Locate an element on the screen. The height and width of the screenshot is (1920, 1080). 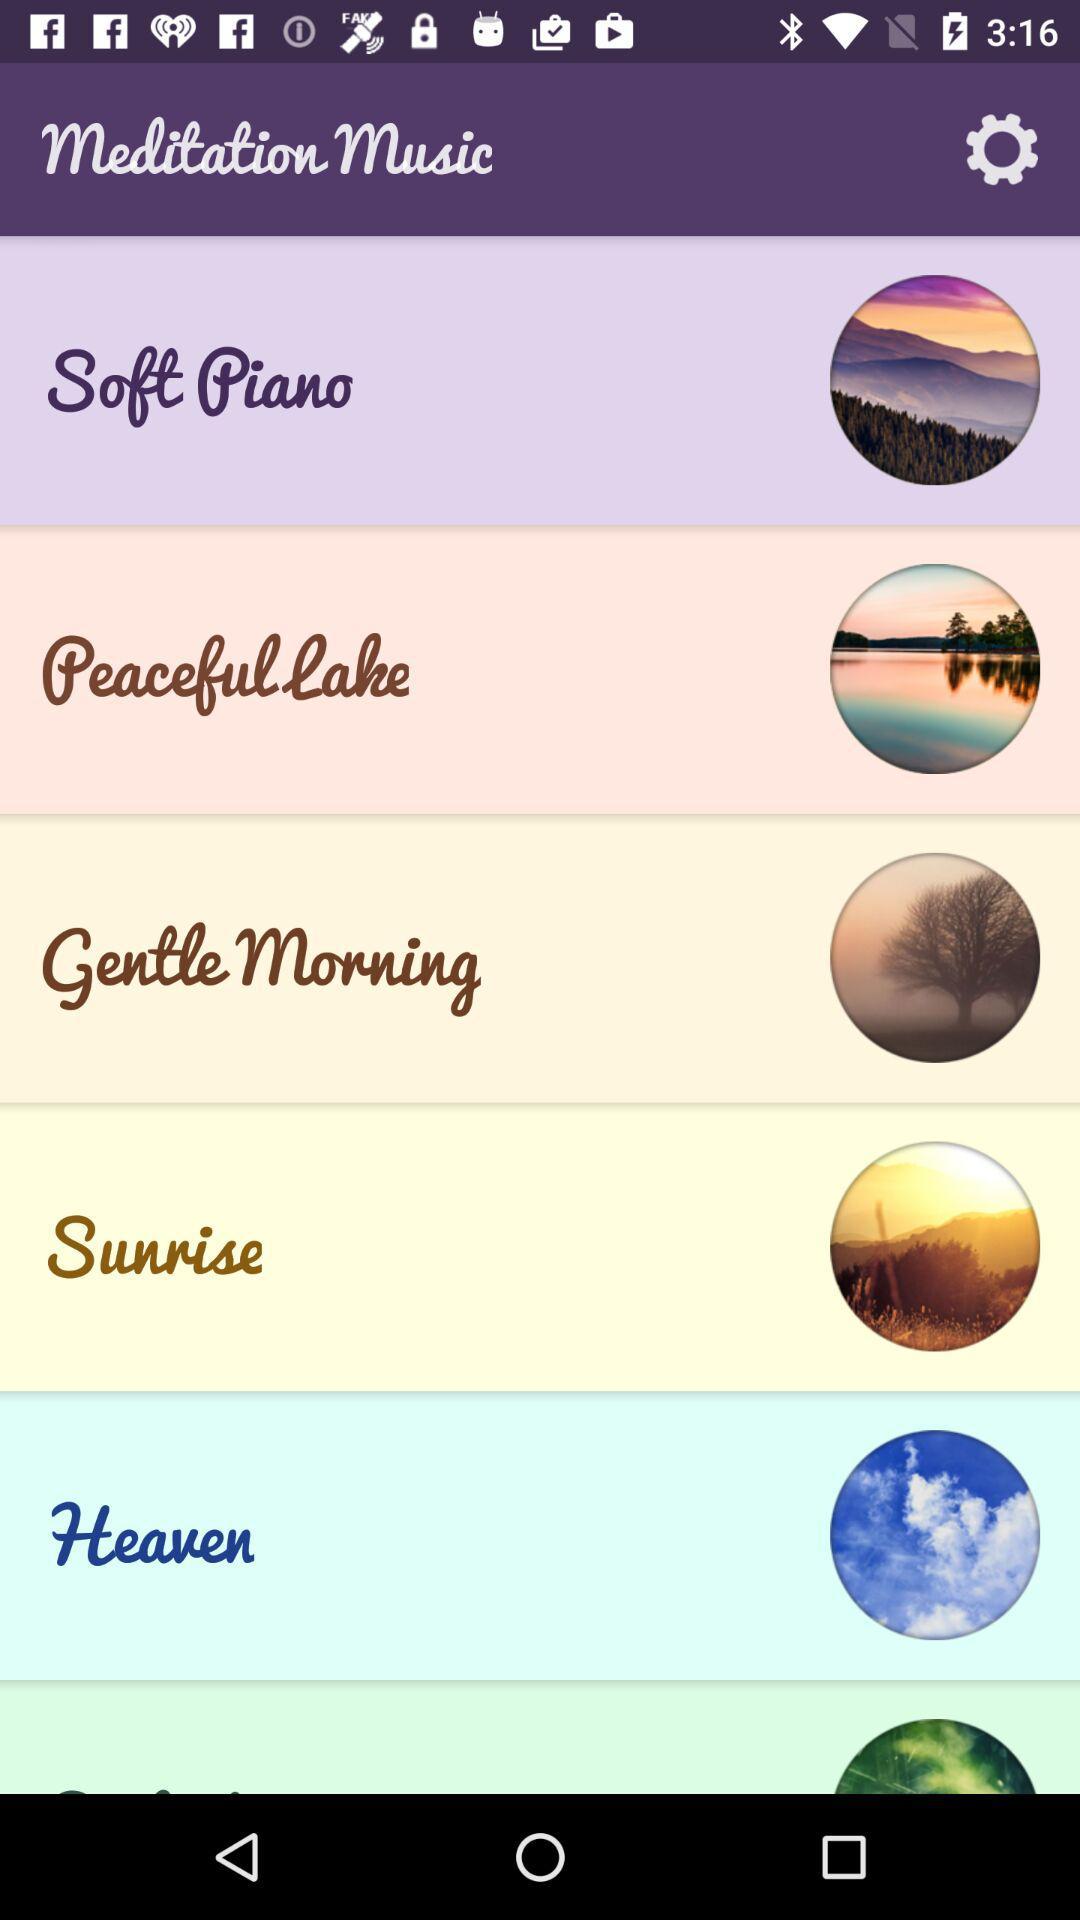
the app below meditation music item is located at coordinates (540, 244).